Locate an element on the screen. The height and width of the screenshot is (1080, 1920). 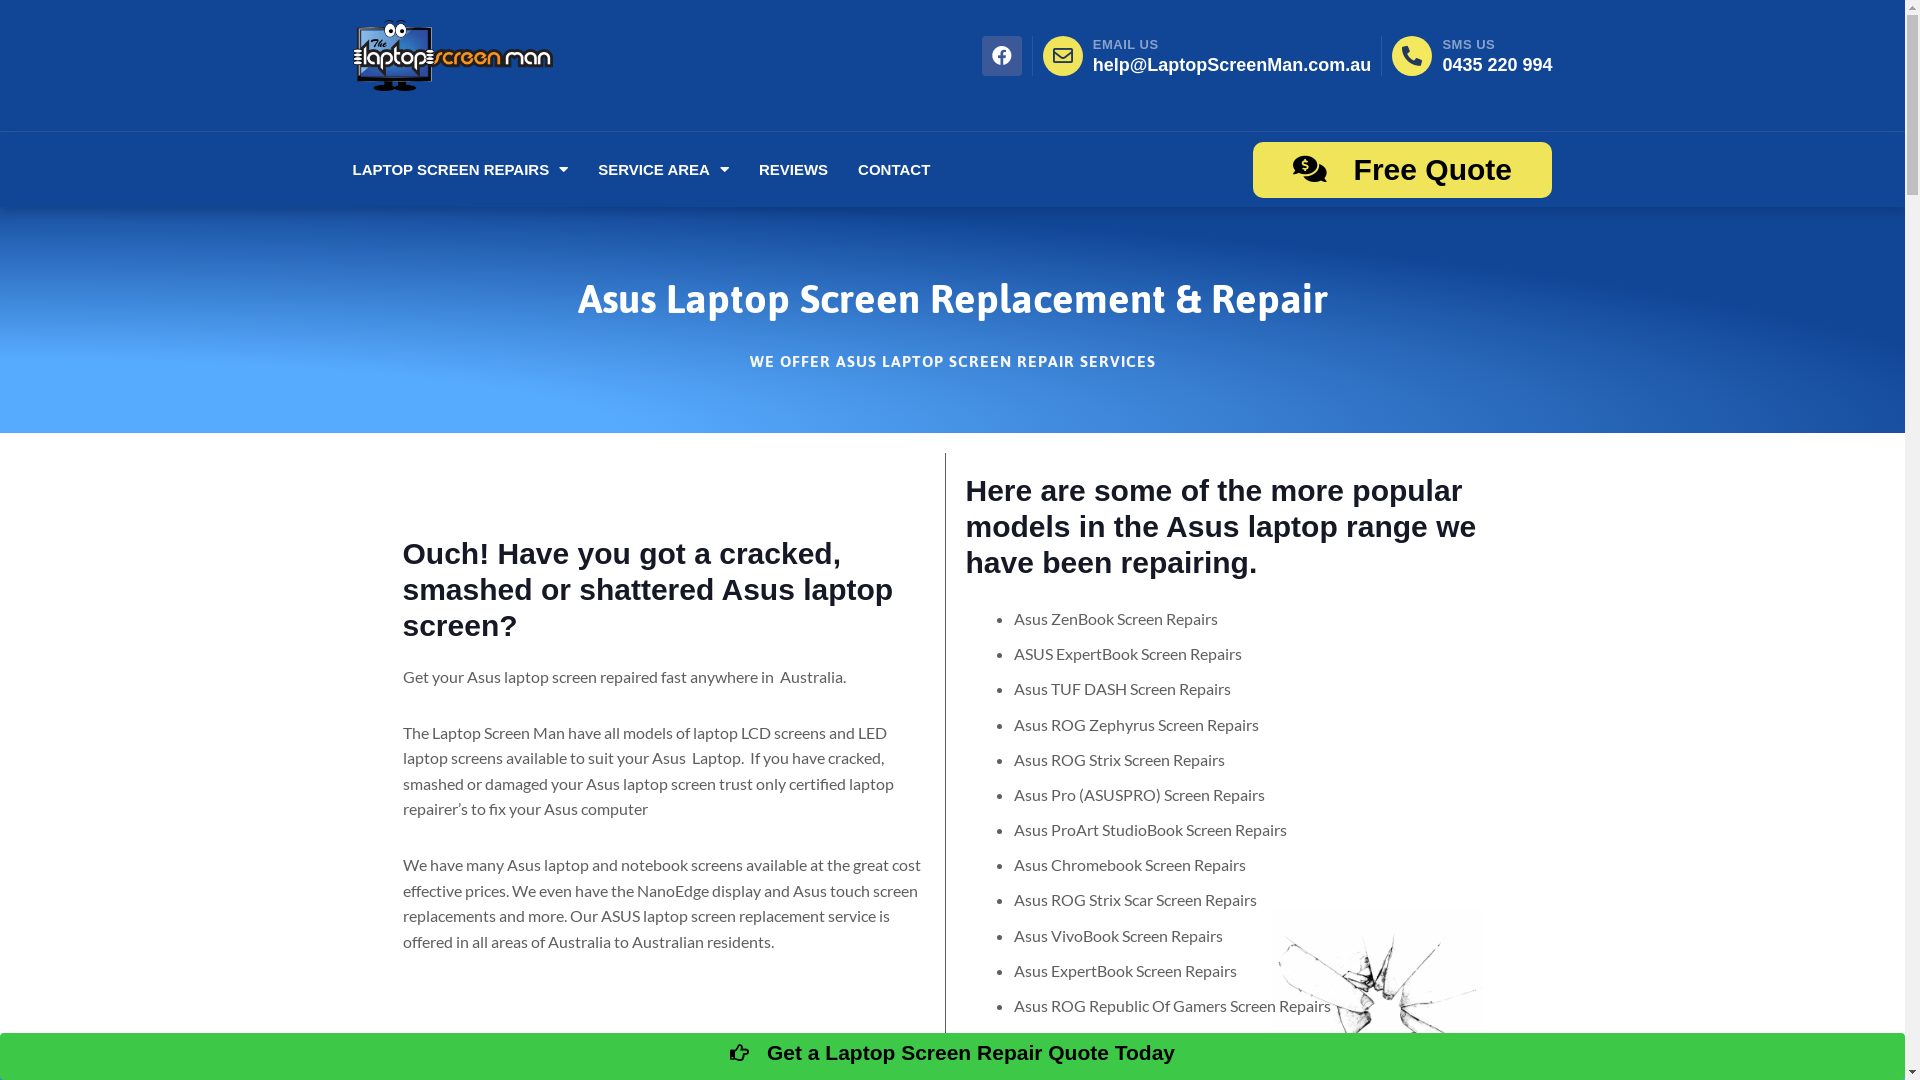
'Free Quote' is located at coordinates (1401, 168).